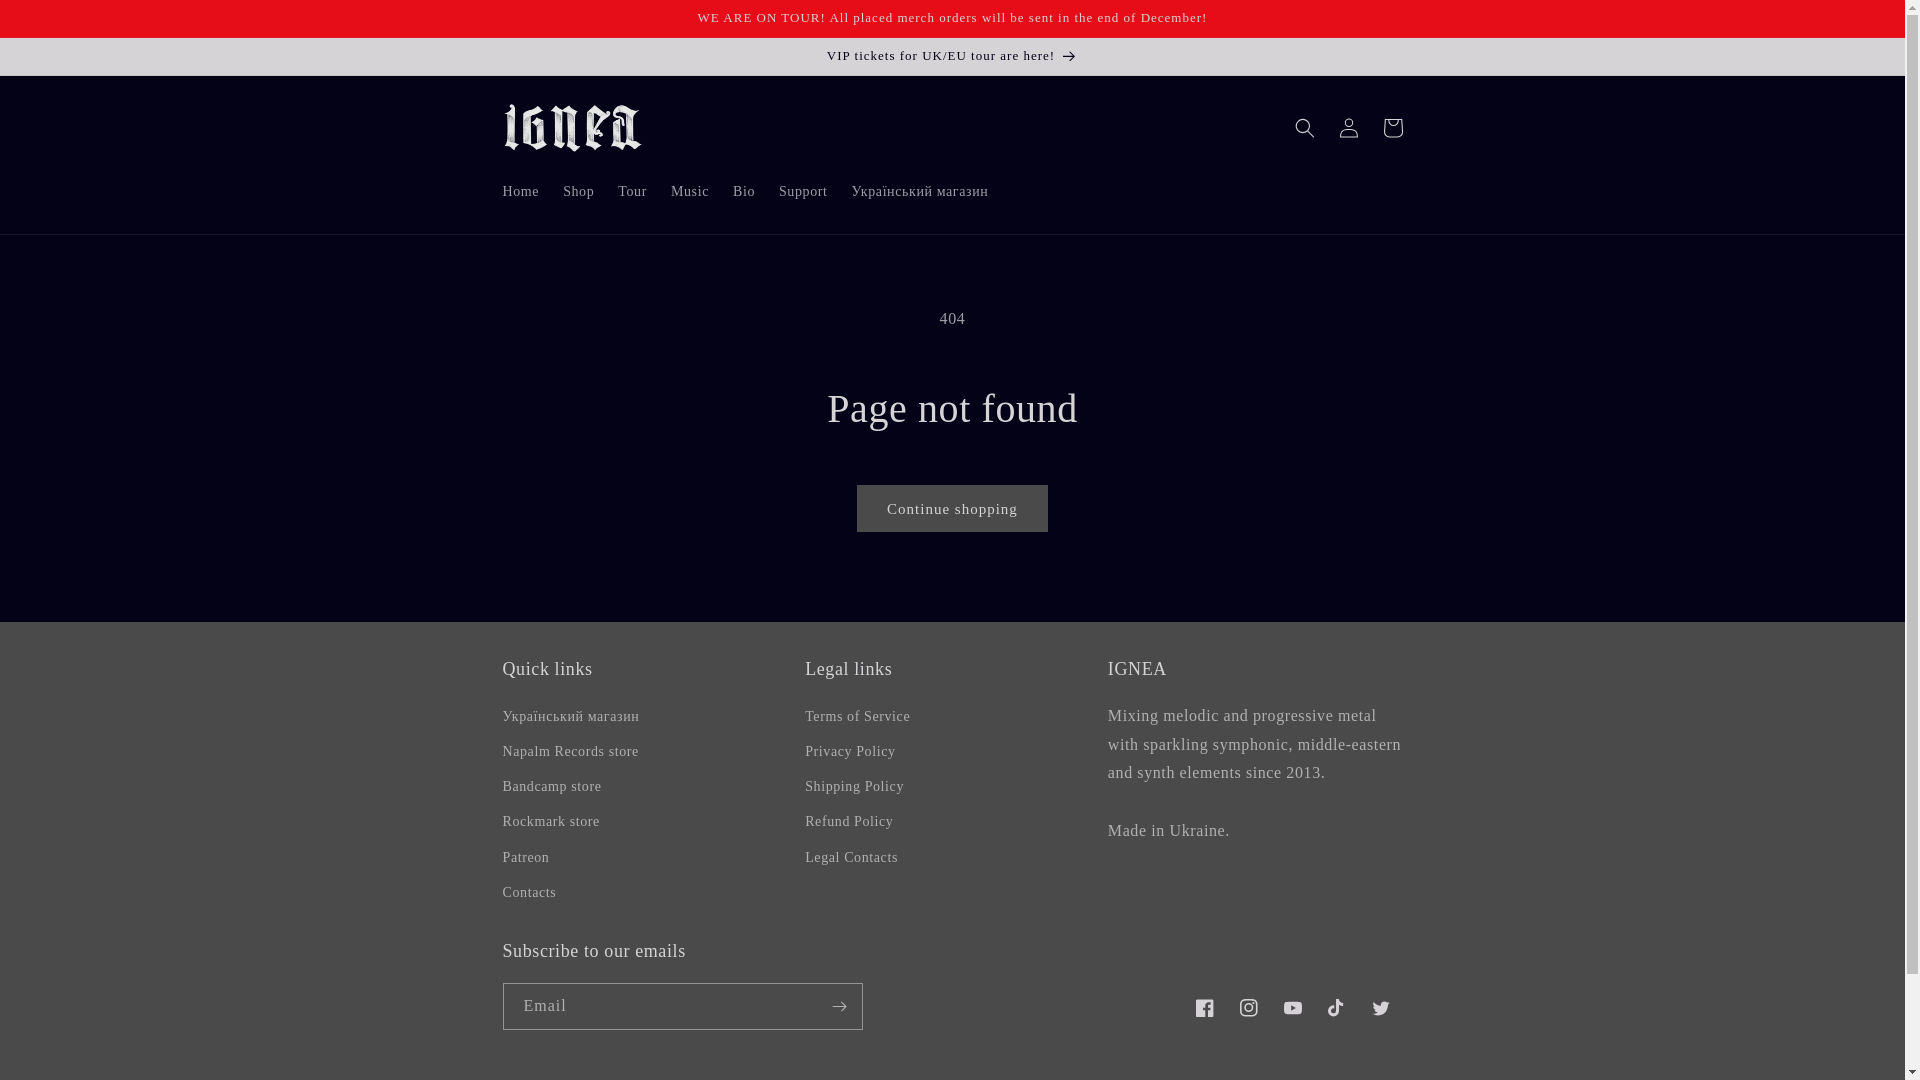 The height and width of the screenshot is (1080, 1920). Describe the element at coordinates (720, 192) in the screenshot. I see `'Bio'` at that location.